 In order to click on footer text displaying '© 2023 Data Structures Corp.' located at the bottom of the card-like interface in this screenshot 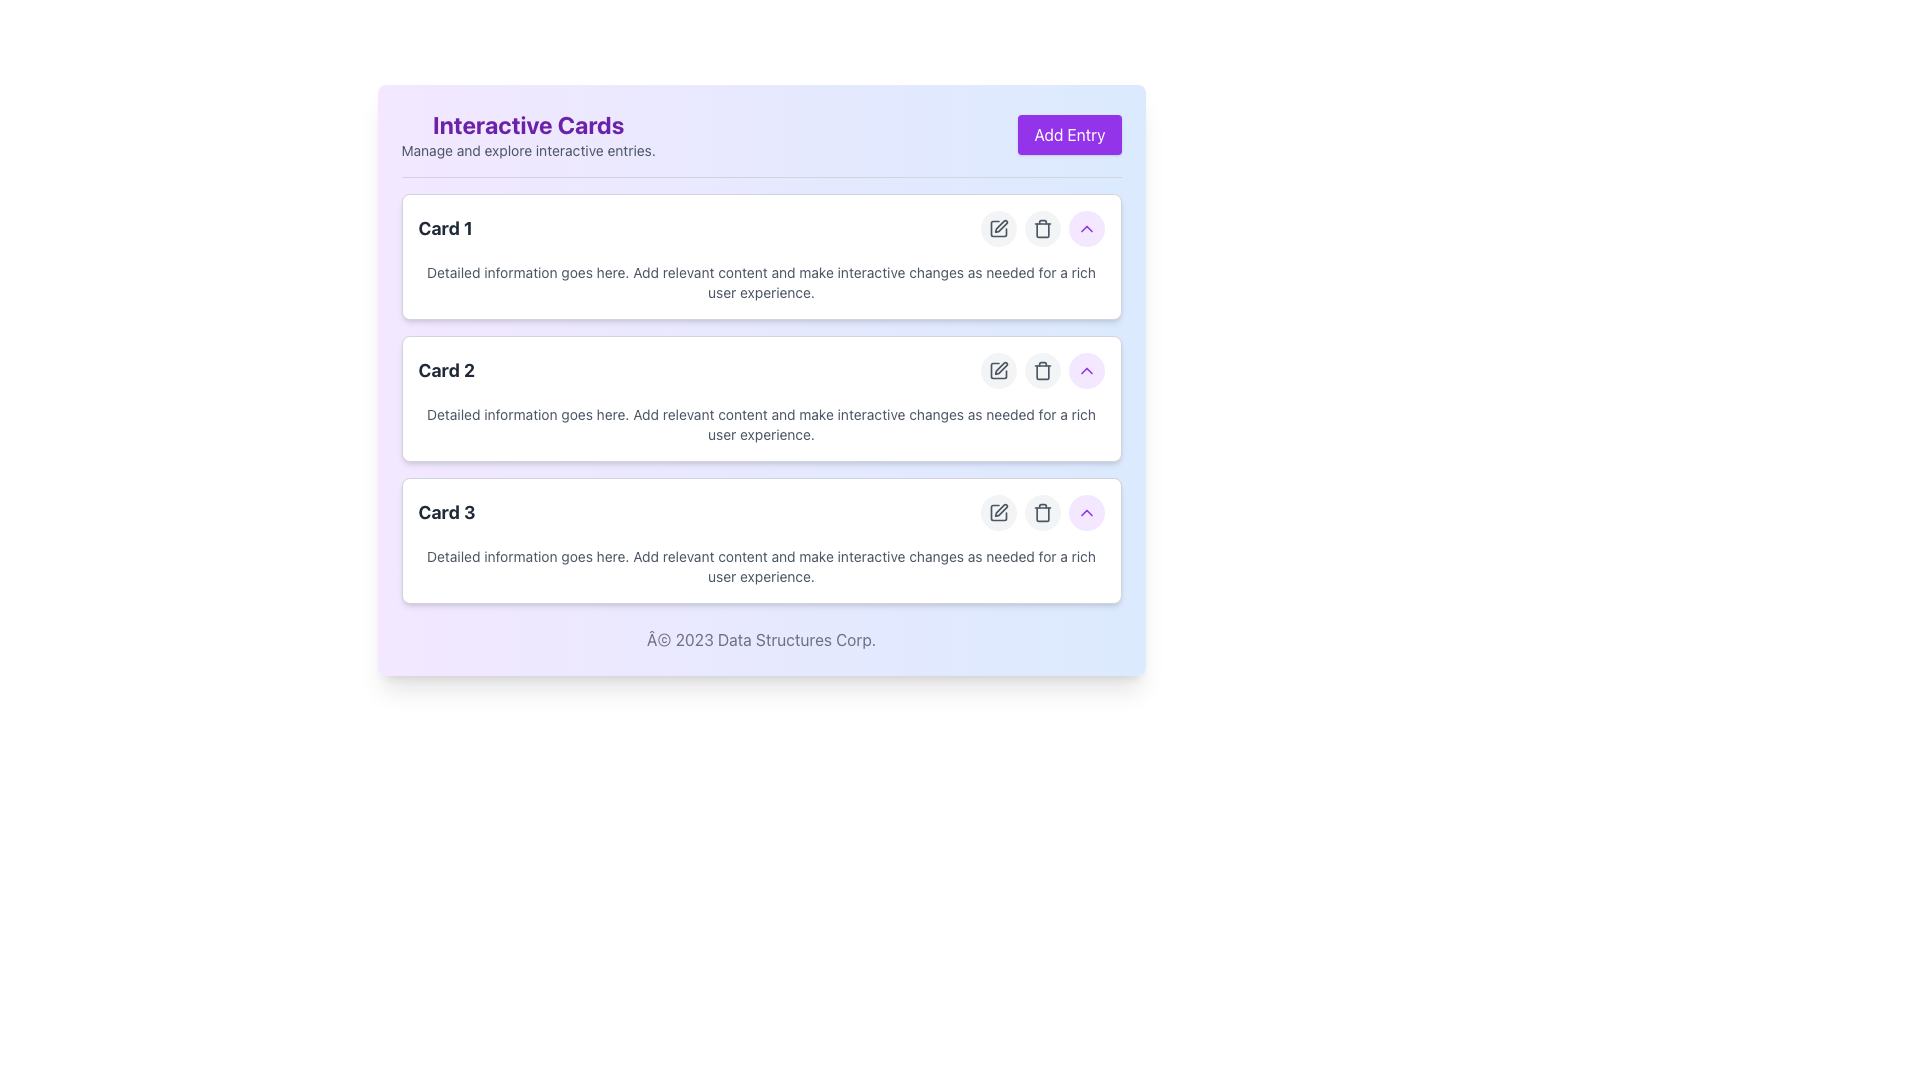, I will do `click(760, 640)`.